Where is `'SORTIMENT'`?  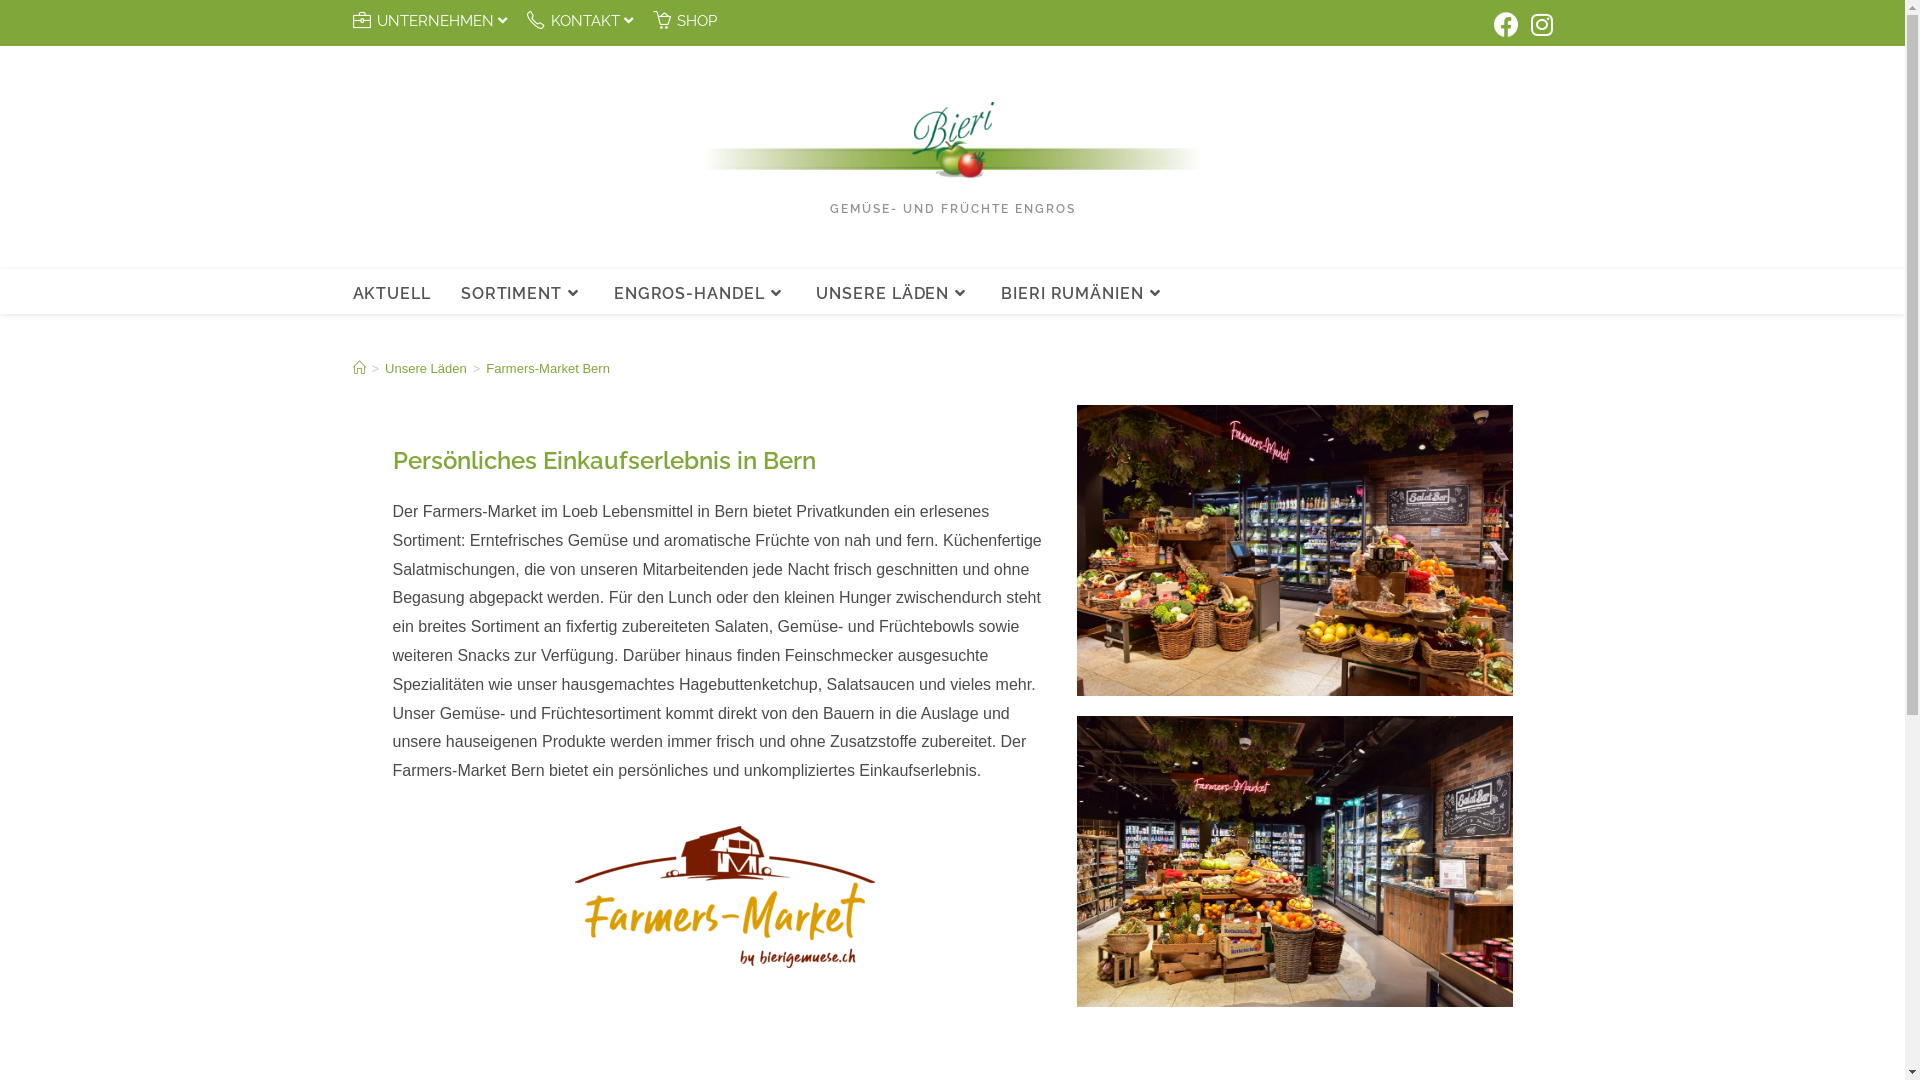 'SORTIMENT' is located at coordinates (522, 293).